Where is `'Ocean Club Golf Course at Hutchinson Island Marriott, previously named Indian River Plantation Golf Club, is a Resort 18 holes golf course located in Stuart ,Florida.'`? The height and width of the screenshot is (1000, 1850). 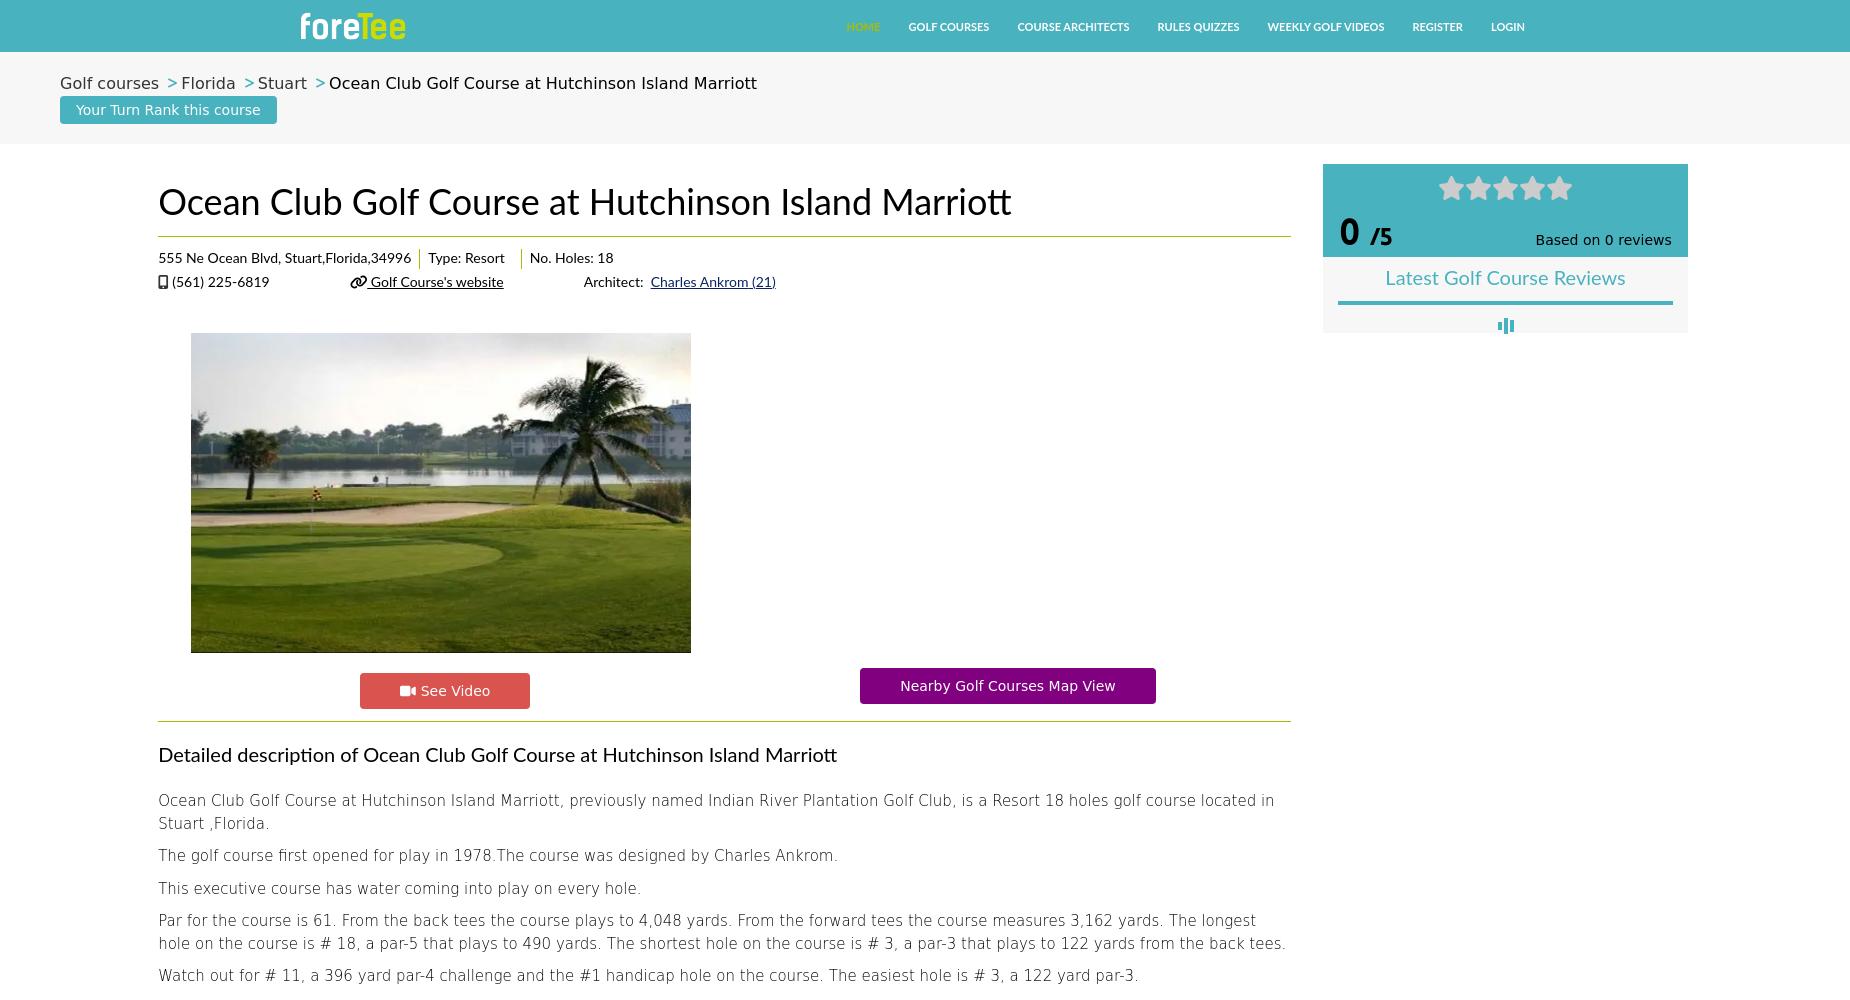
'Ocean Club Golf Course at Hutchinson Island Marriott, previously named Indian River Plantation Golf Club, is a Resort 18 holes golf course located in Stuart ,Florida.' is located at coordinates (715, 812).